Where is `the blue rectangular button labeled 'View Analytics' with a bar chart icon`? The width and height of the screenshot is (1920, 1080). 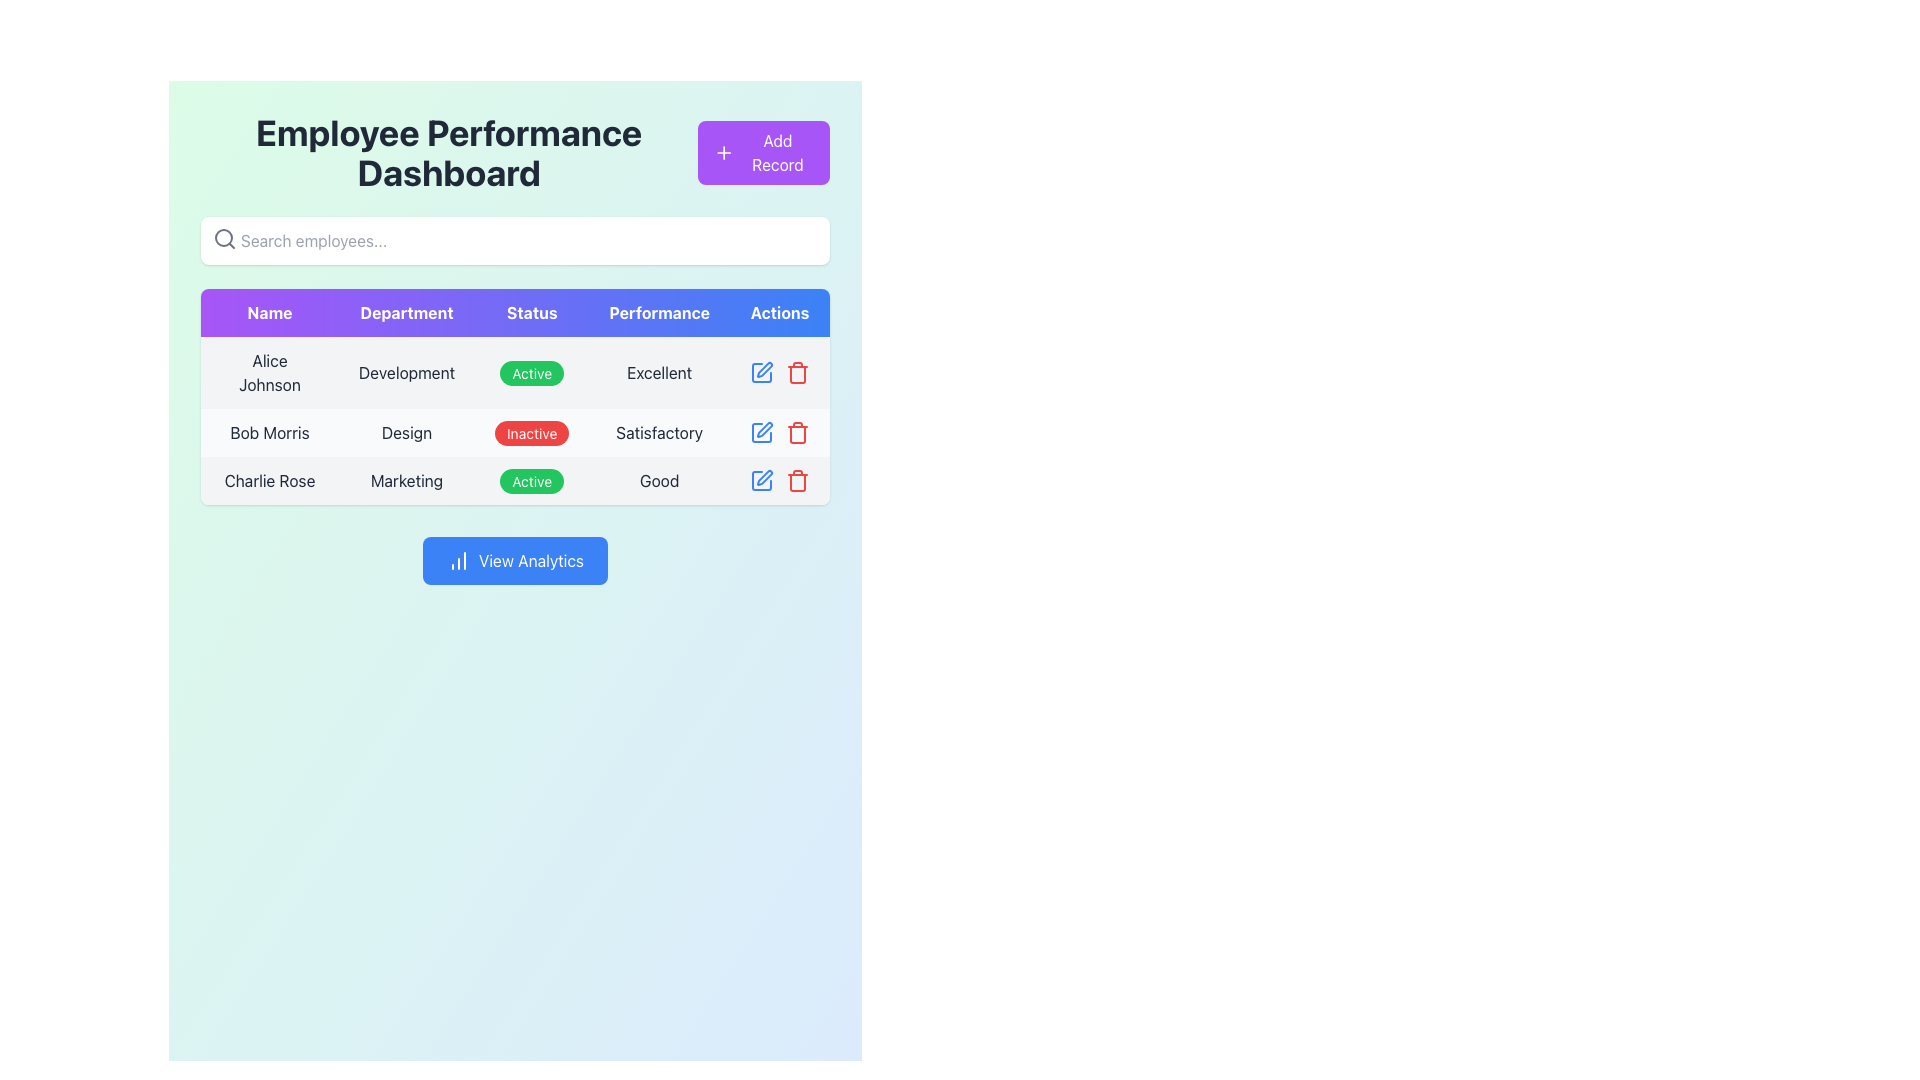
the blue rectangular button labeled 'View Analytics' with a bar chart icon is located at coordinates (515, 560).